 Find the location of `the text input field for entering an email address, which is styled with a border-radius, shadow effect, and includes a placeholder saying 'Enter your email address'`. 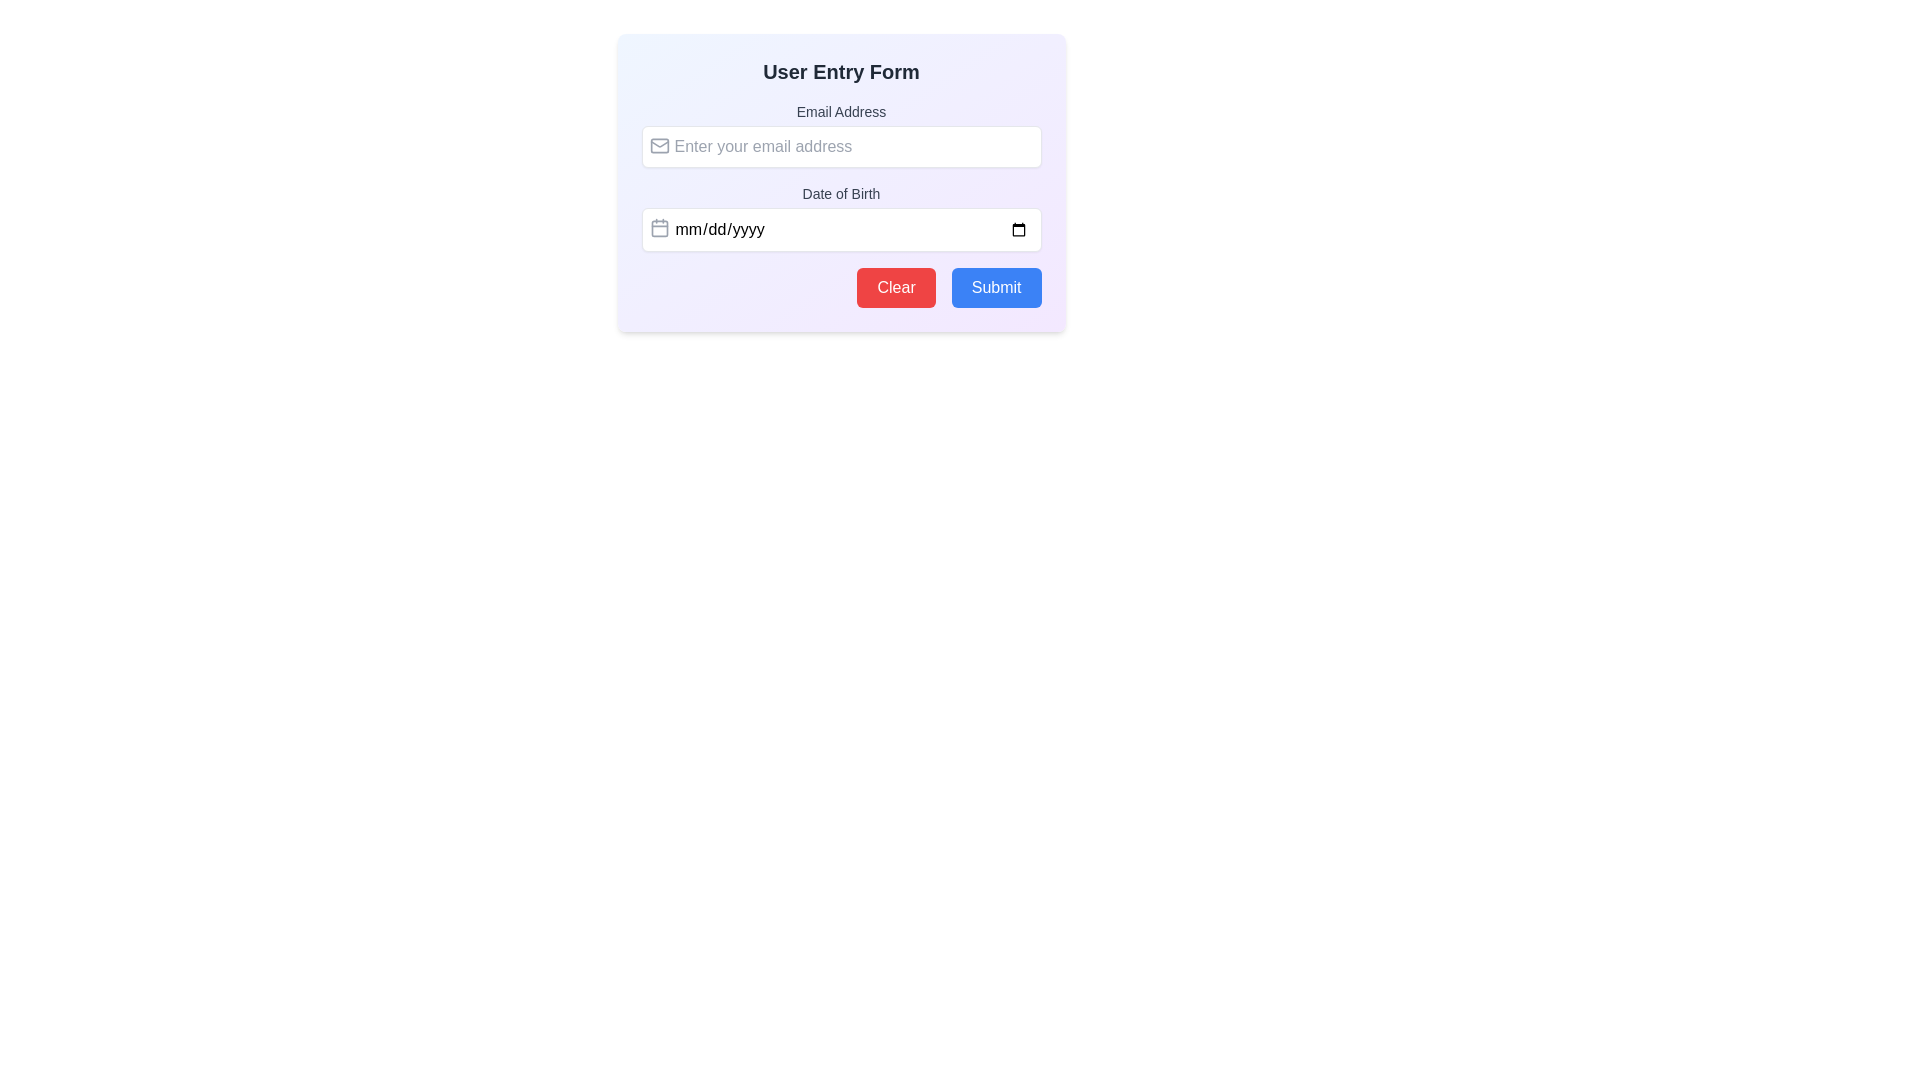

the text input field for entering an email address, which is styled with a border-radius, shadow effect, and includes a placeholder saying 'Enter your email address' is located at coordinates (841, 145).